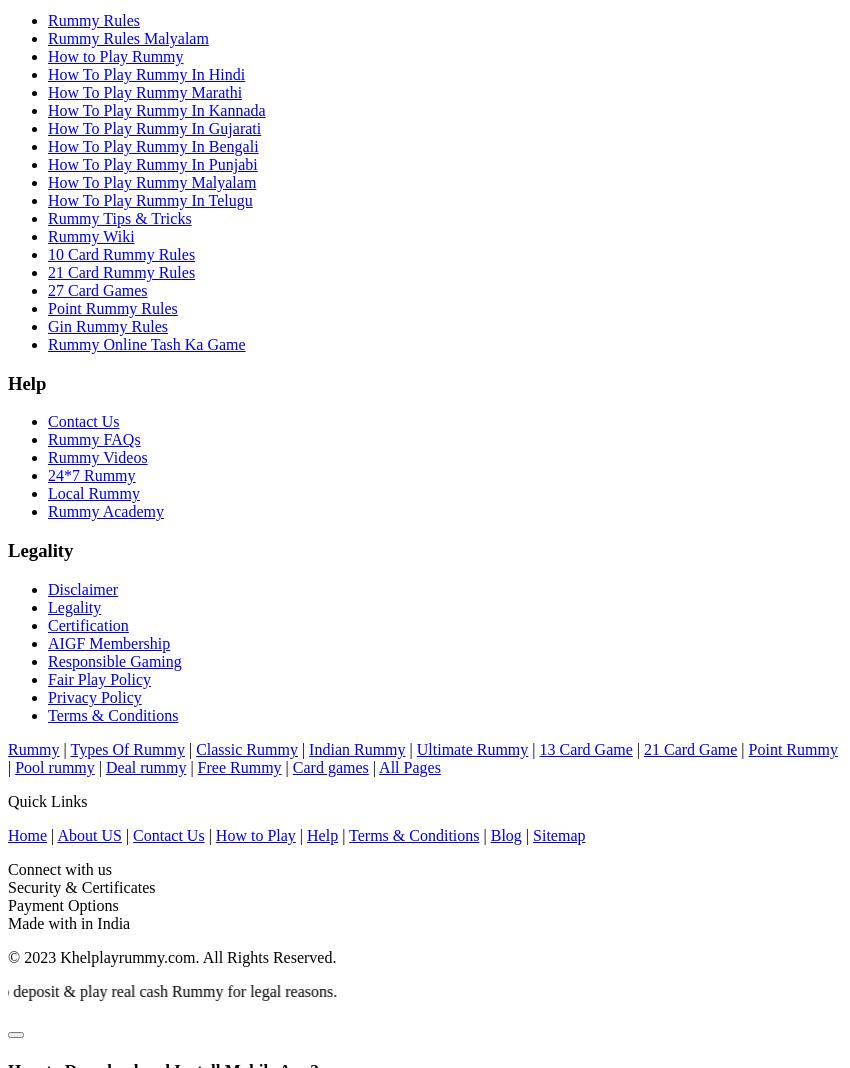 This screenshot has width=850, height=1068. Describe the element at coordinates (146, 342) in the screenshot. I see `'Rummy Online Tash Ka Game'` at that location.